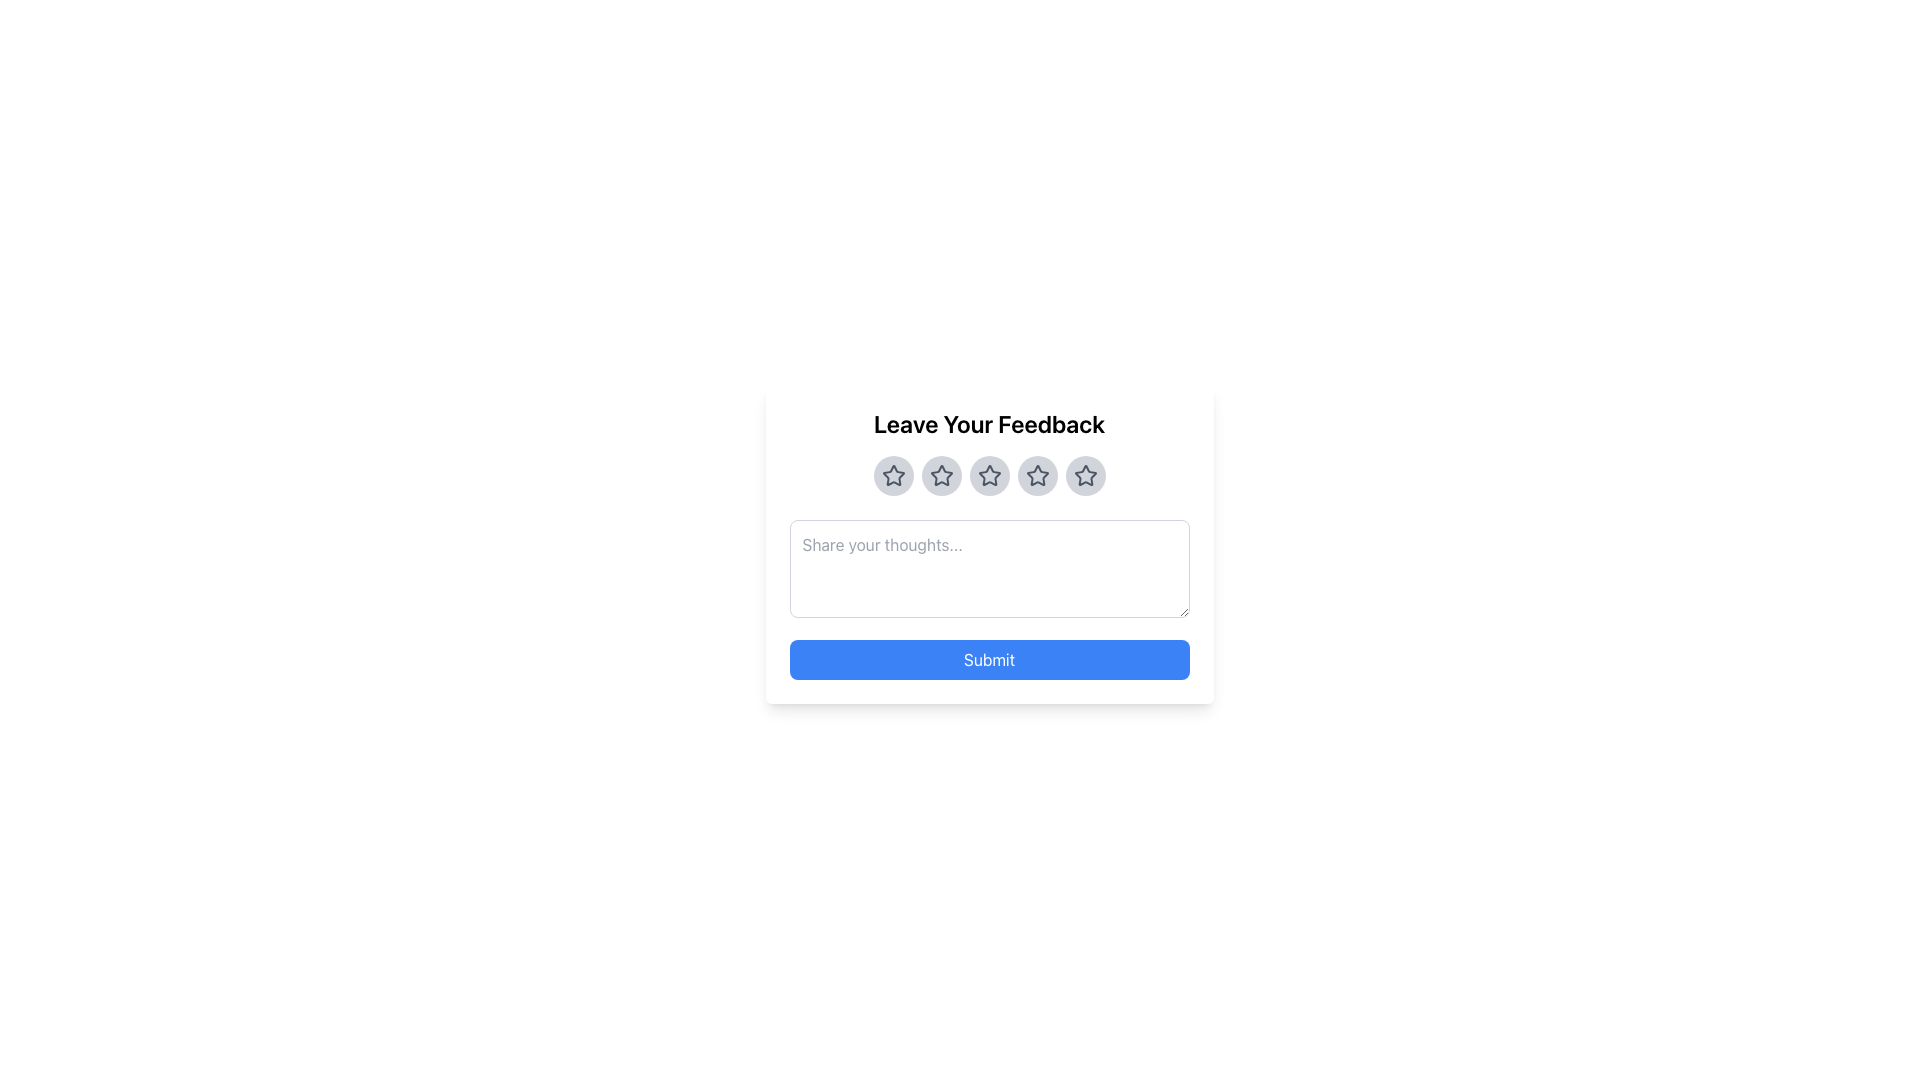 This screenshot has width=1920, height=1080. Describe the element at coordinates (891, 474) in the screenshot. I see `the first rating star icon, which is a hollow star located below the 'Leave Your Feedback' heading` at that location.